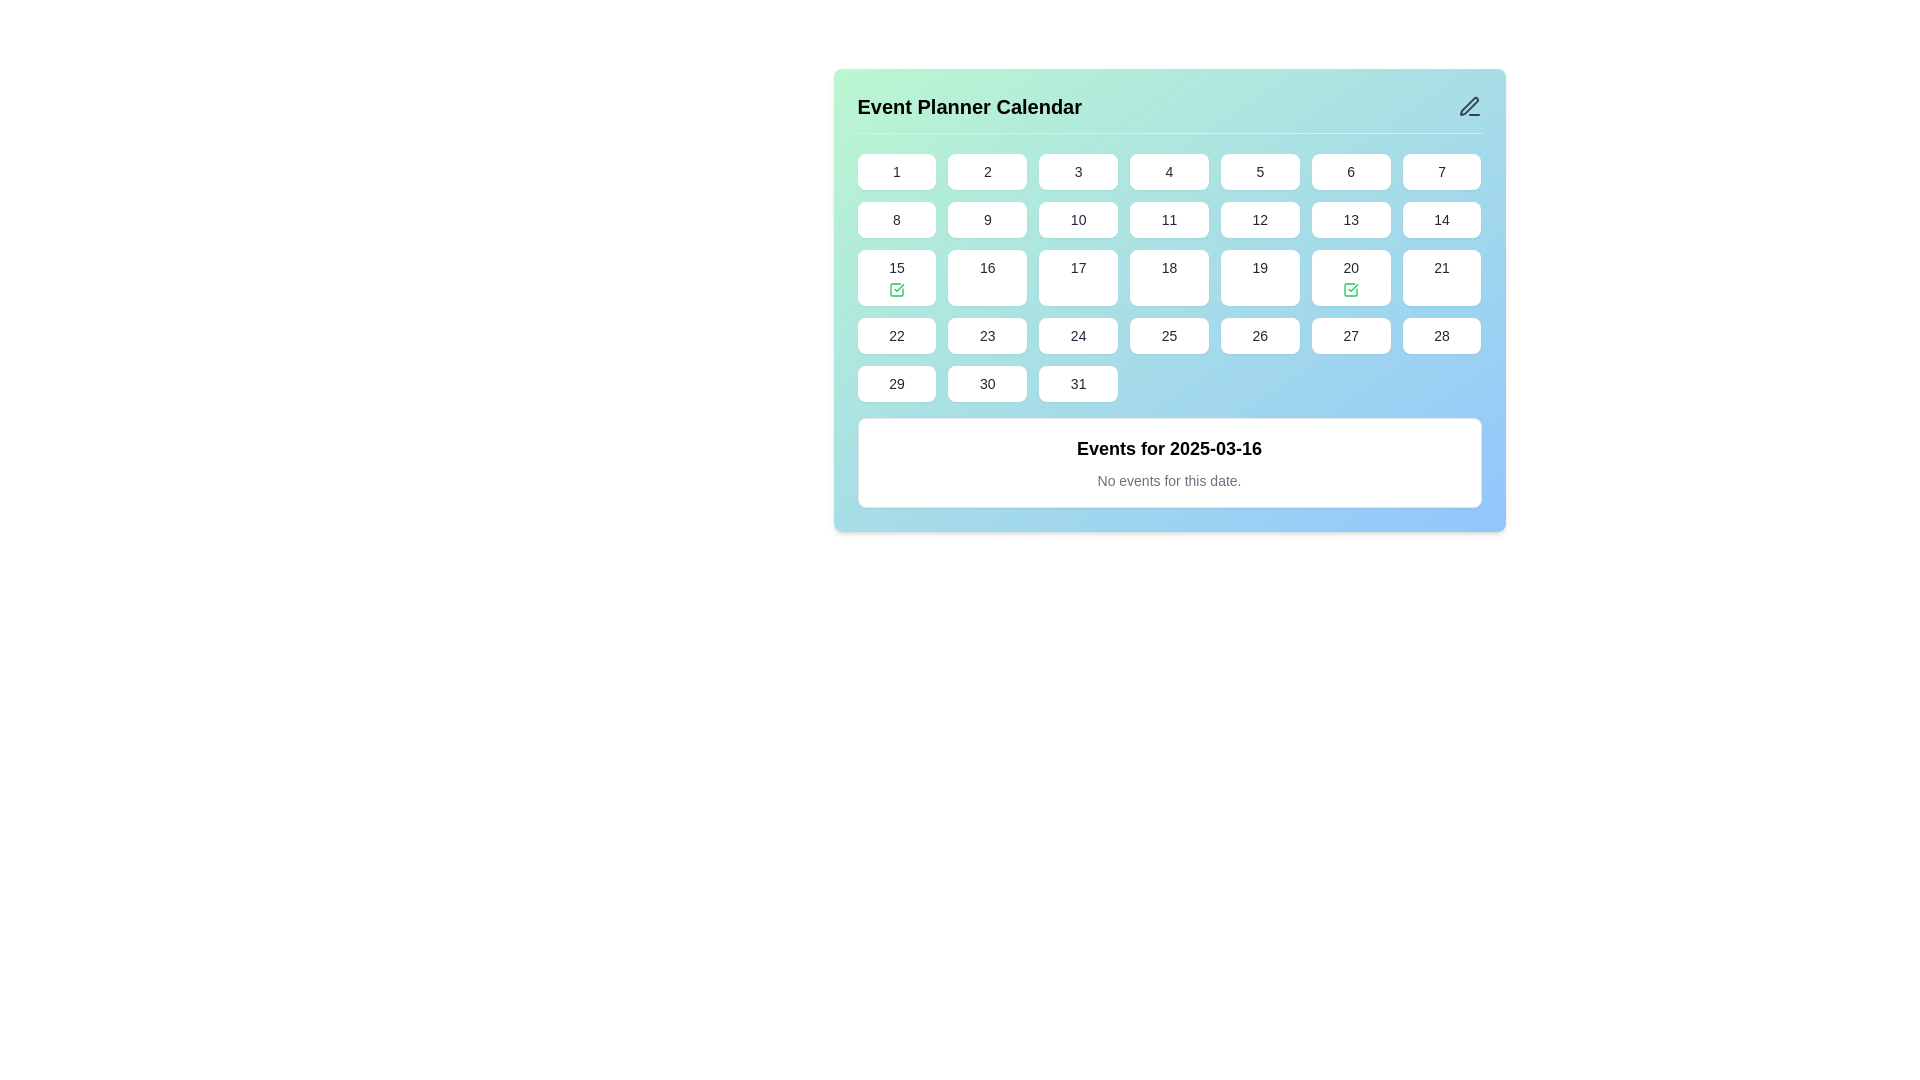 Image resolution: width=1920 pixels, height=1080 pixels. Describe the element at coordinates (895, 171) in the screenshot. I see `the first button in the calendar interface under the title 'Event Planner Calendar', located in the first row and first column of the grid layout` at that location.